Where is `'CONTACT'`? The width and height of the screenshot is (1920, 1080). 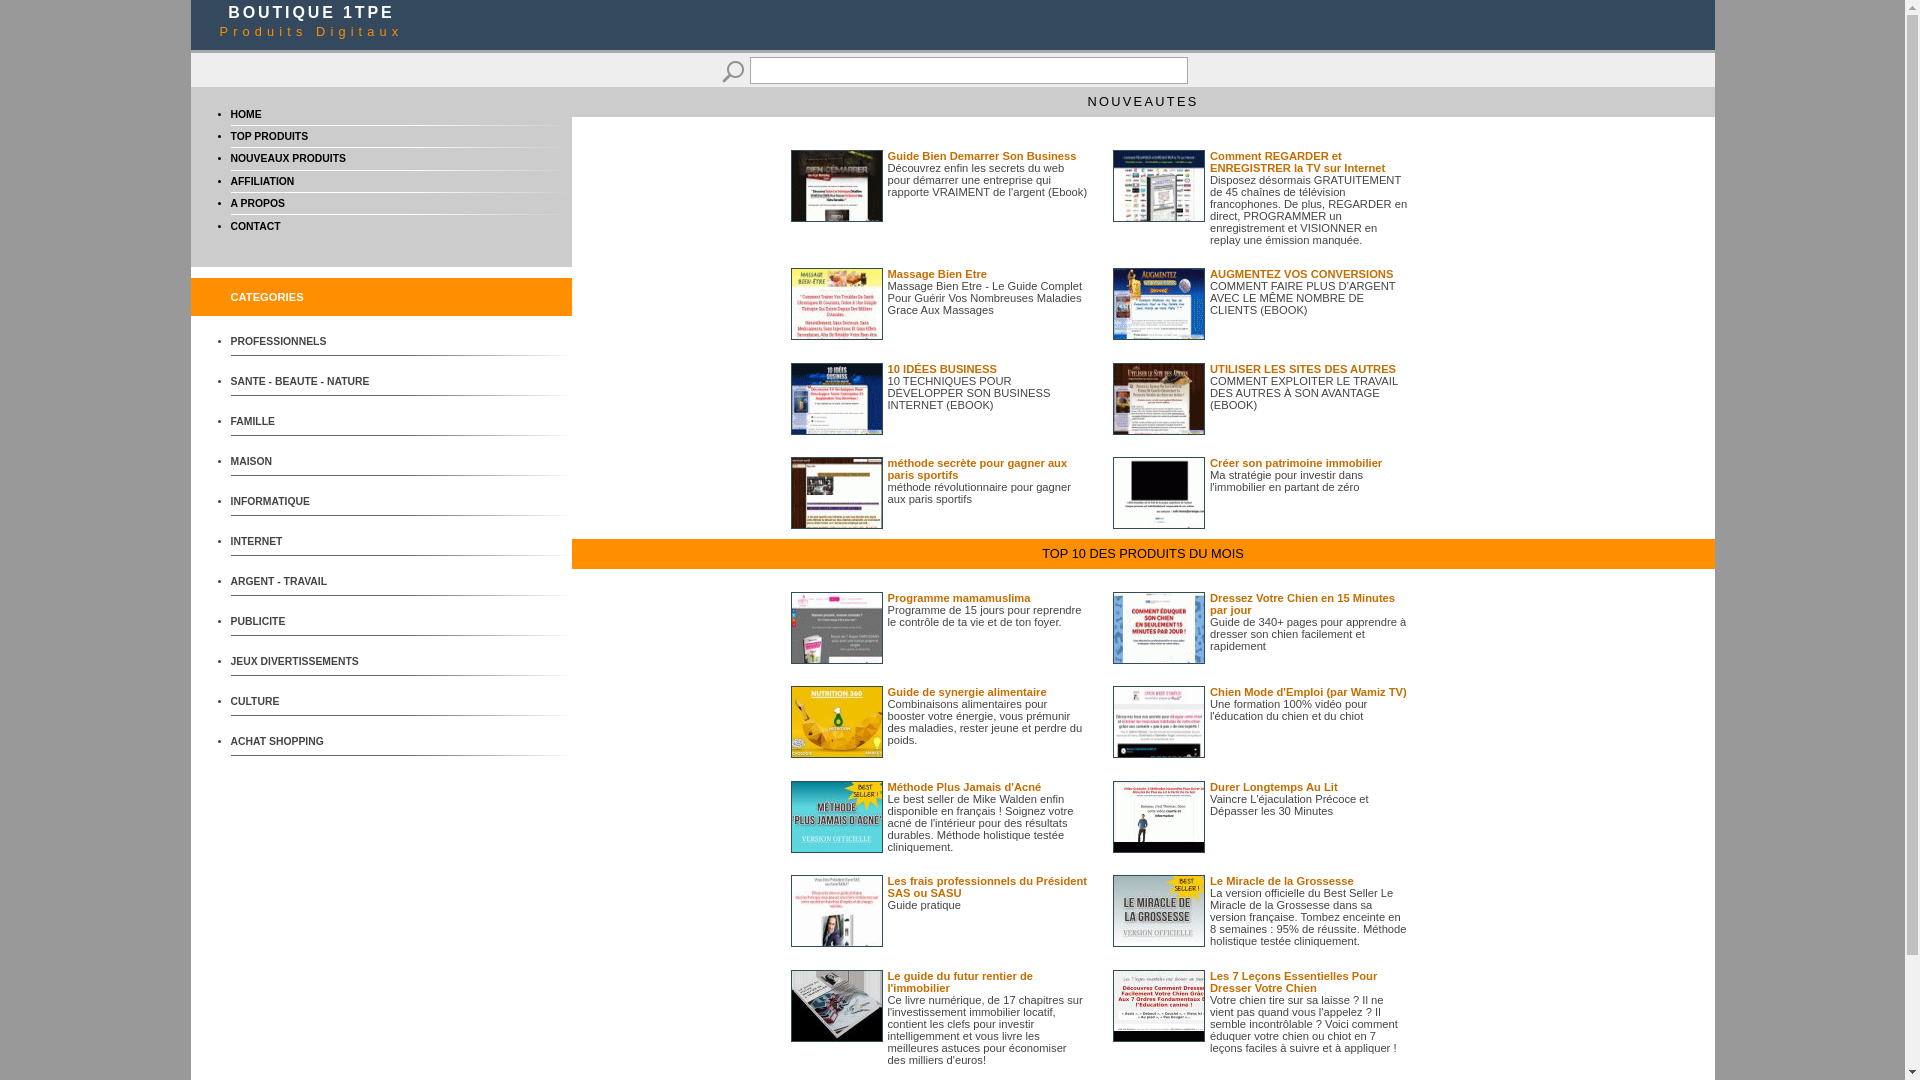 'CONTACT' is located at coordinates (230, 225).